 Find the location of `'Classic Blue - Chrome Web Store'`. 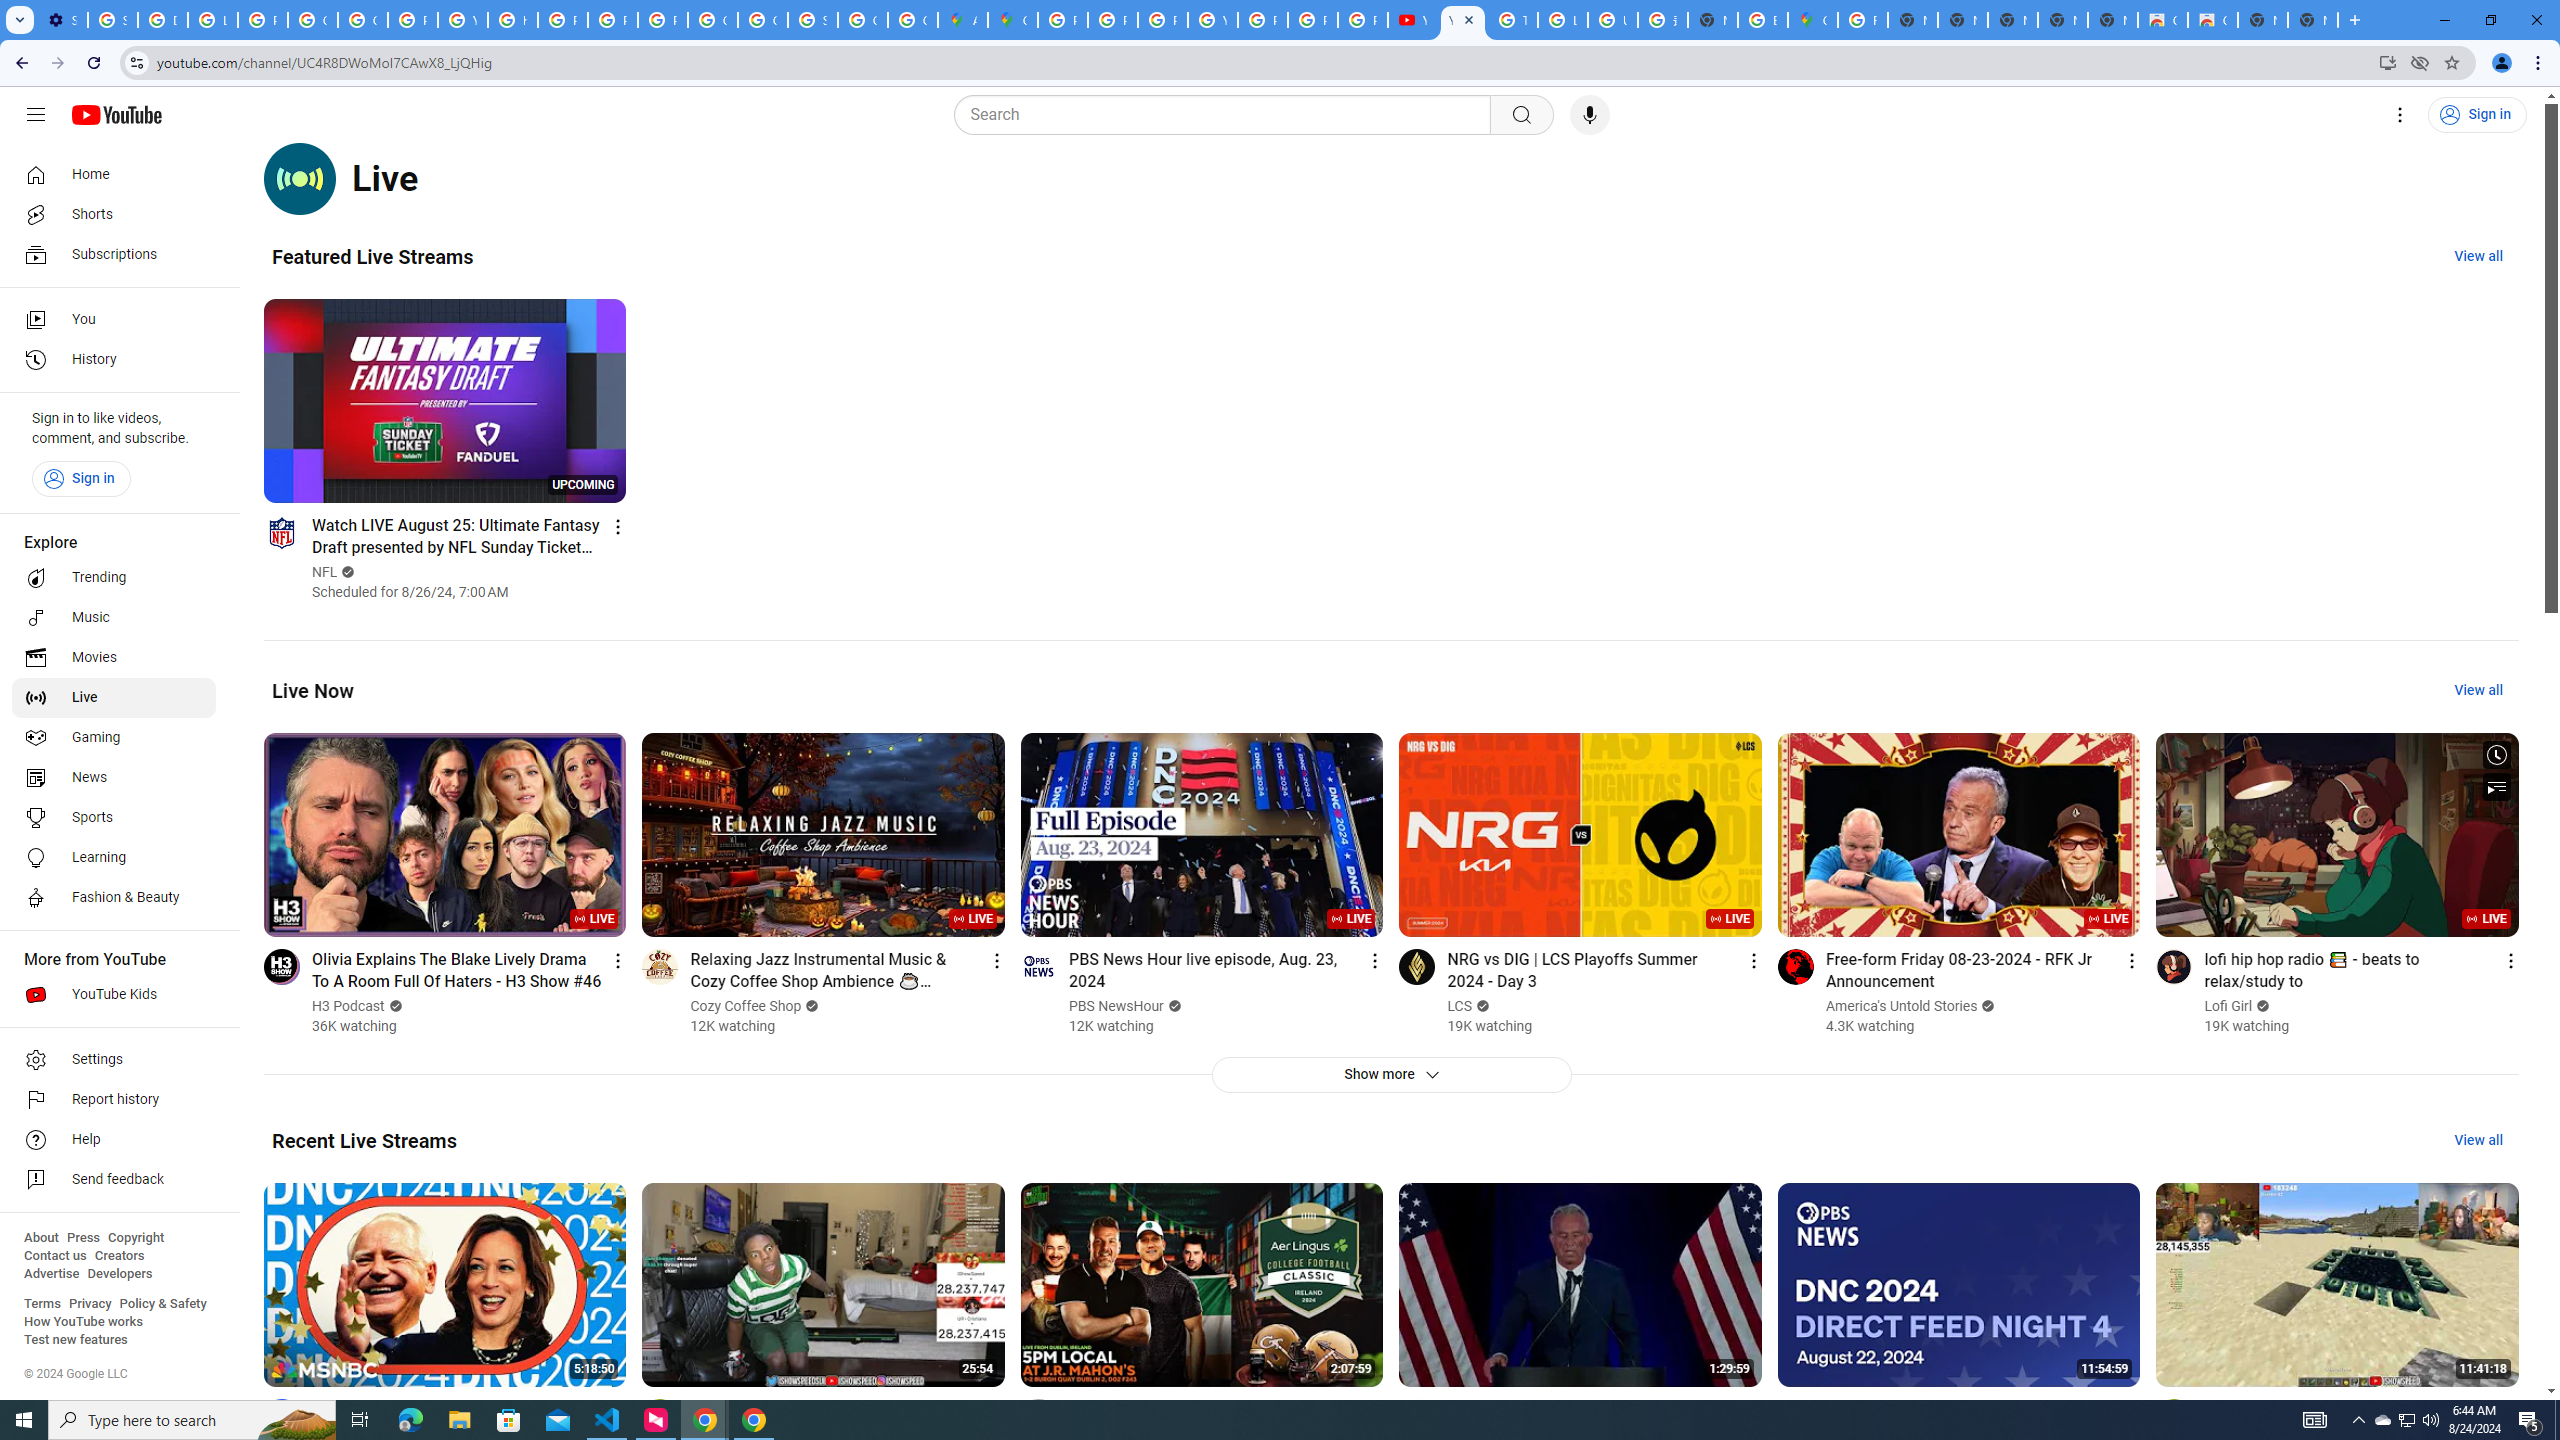

'Classic Blue - Chrome Web Store' is located at coordinates (2162, 19).